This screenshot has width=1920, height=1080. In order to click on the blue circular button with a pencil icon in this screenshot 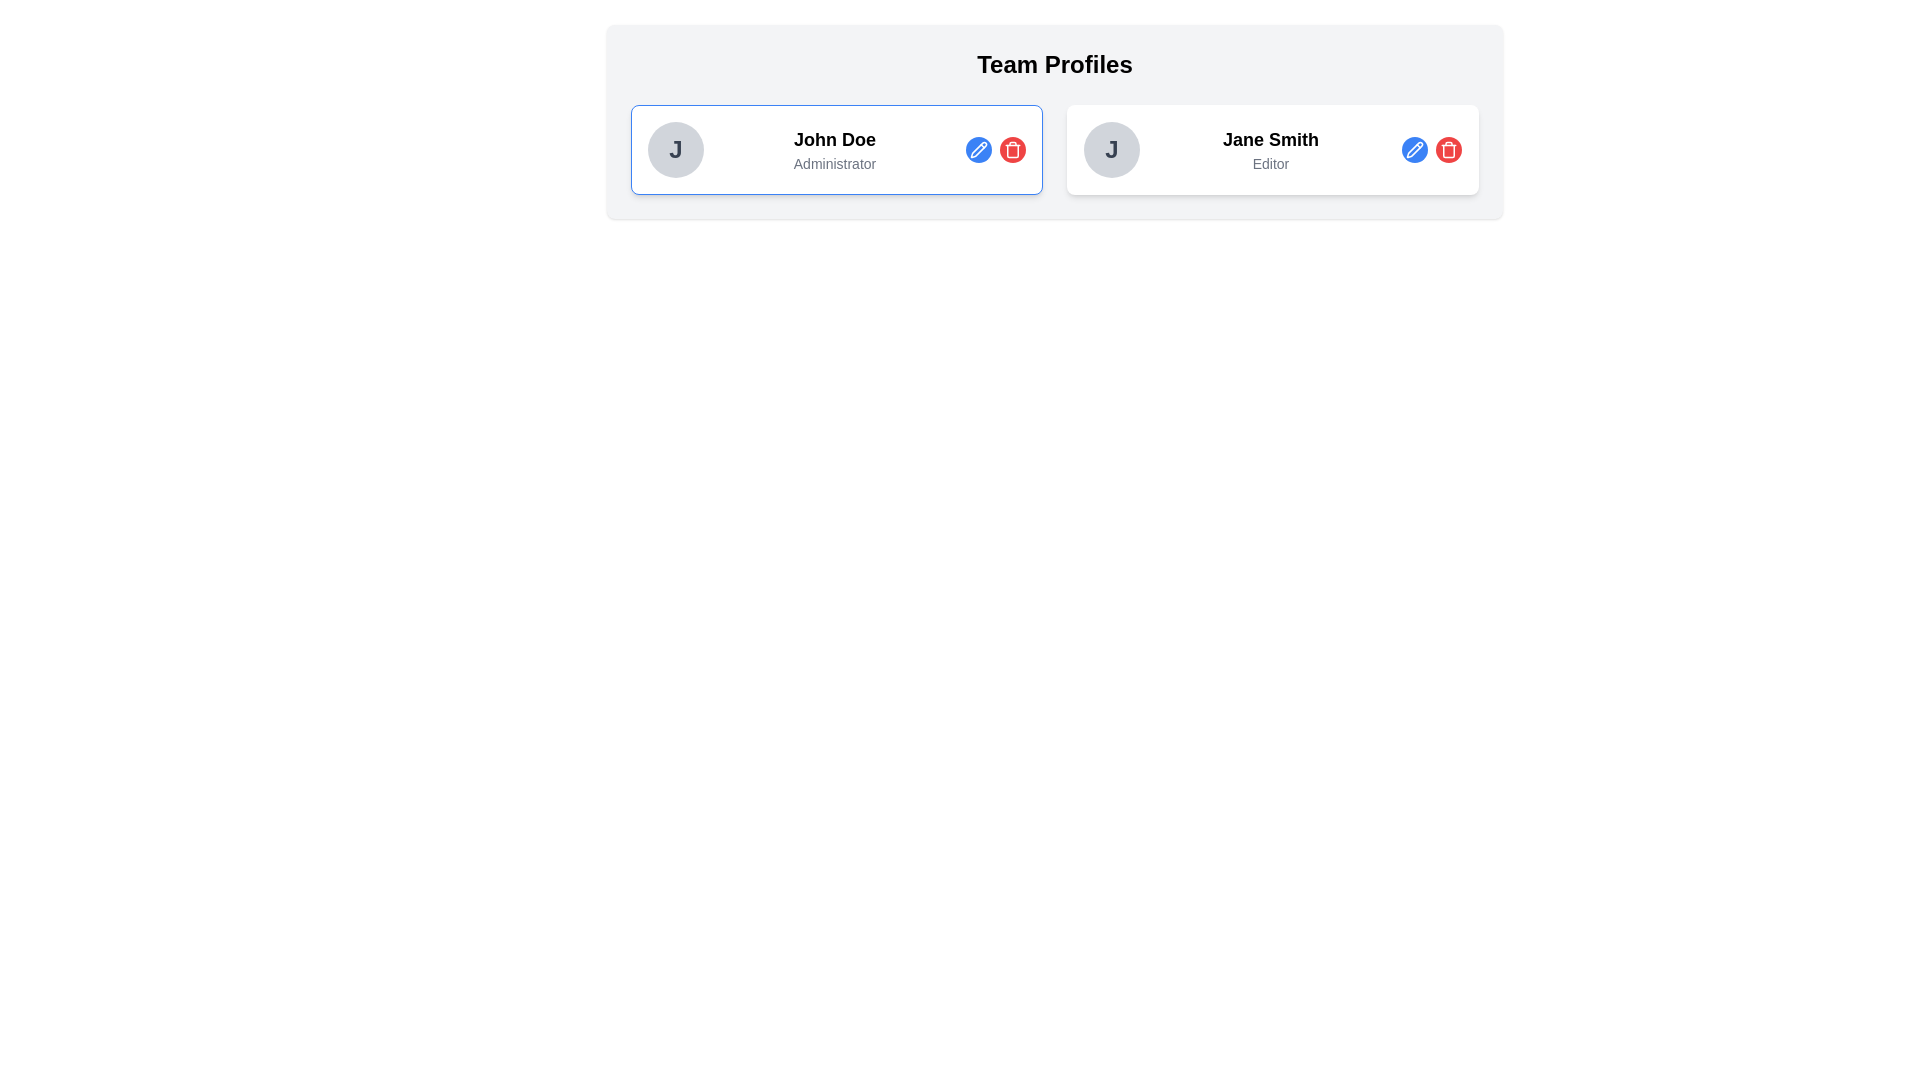, I will do `click(996, 149)`.